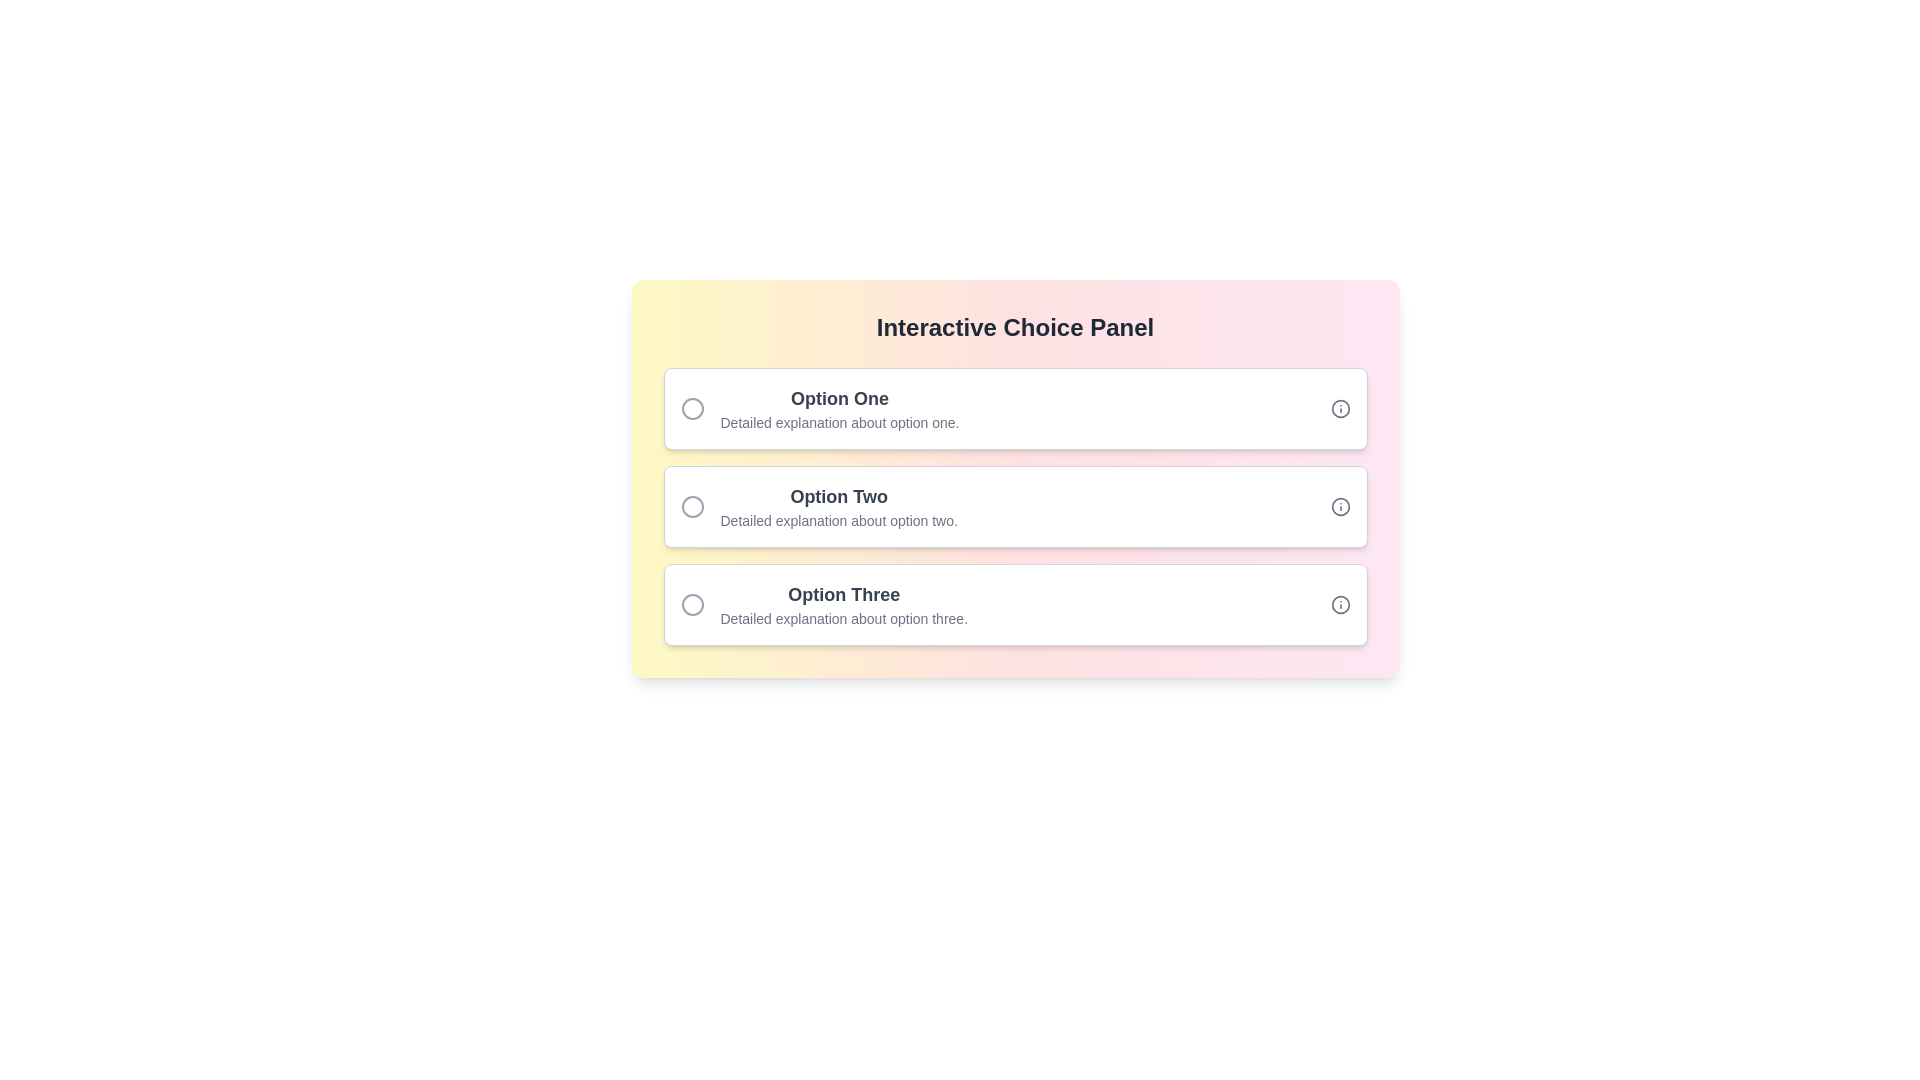 The width and height of the screenshot is (1920, 1080). Describe the element at coordinates (692, 604) in the screenshot. I see `the circular radio button with a gray border located to the left of the text 'Option Three' in the third option row of a vertically stacked list` at that location.